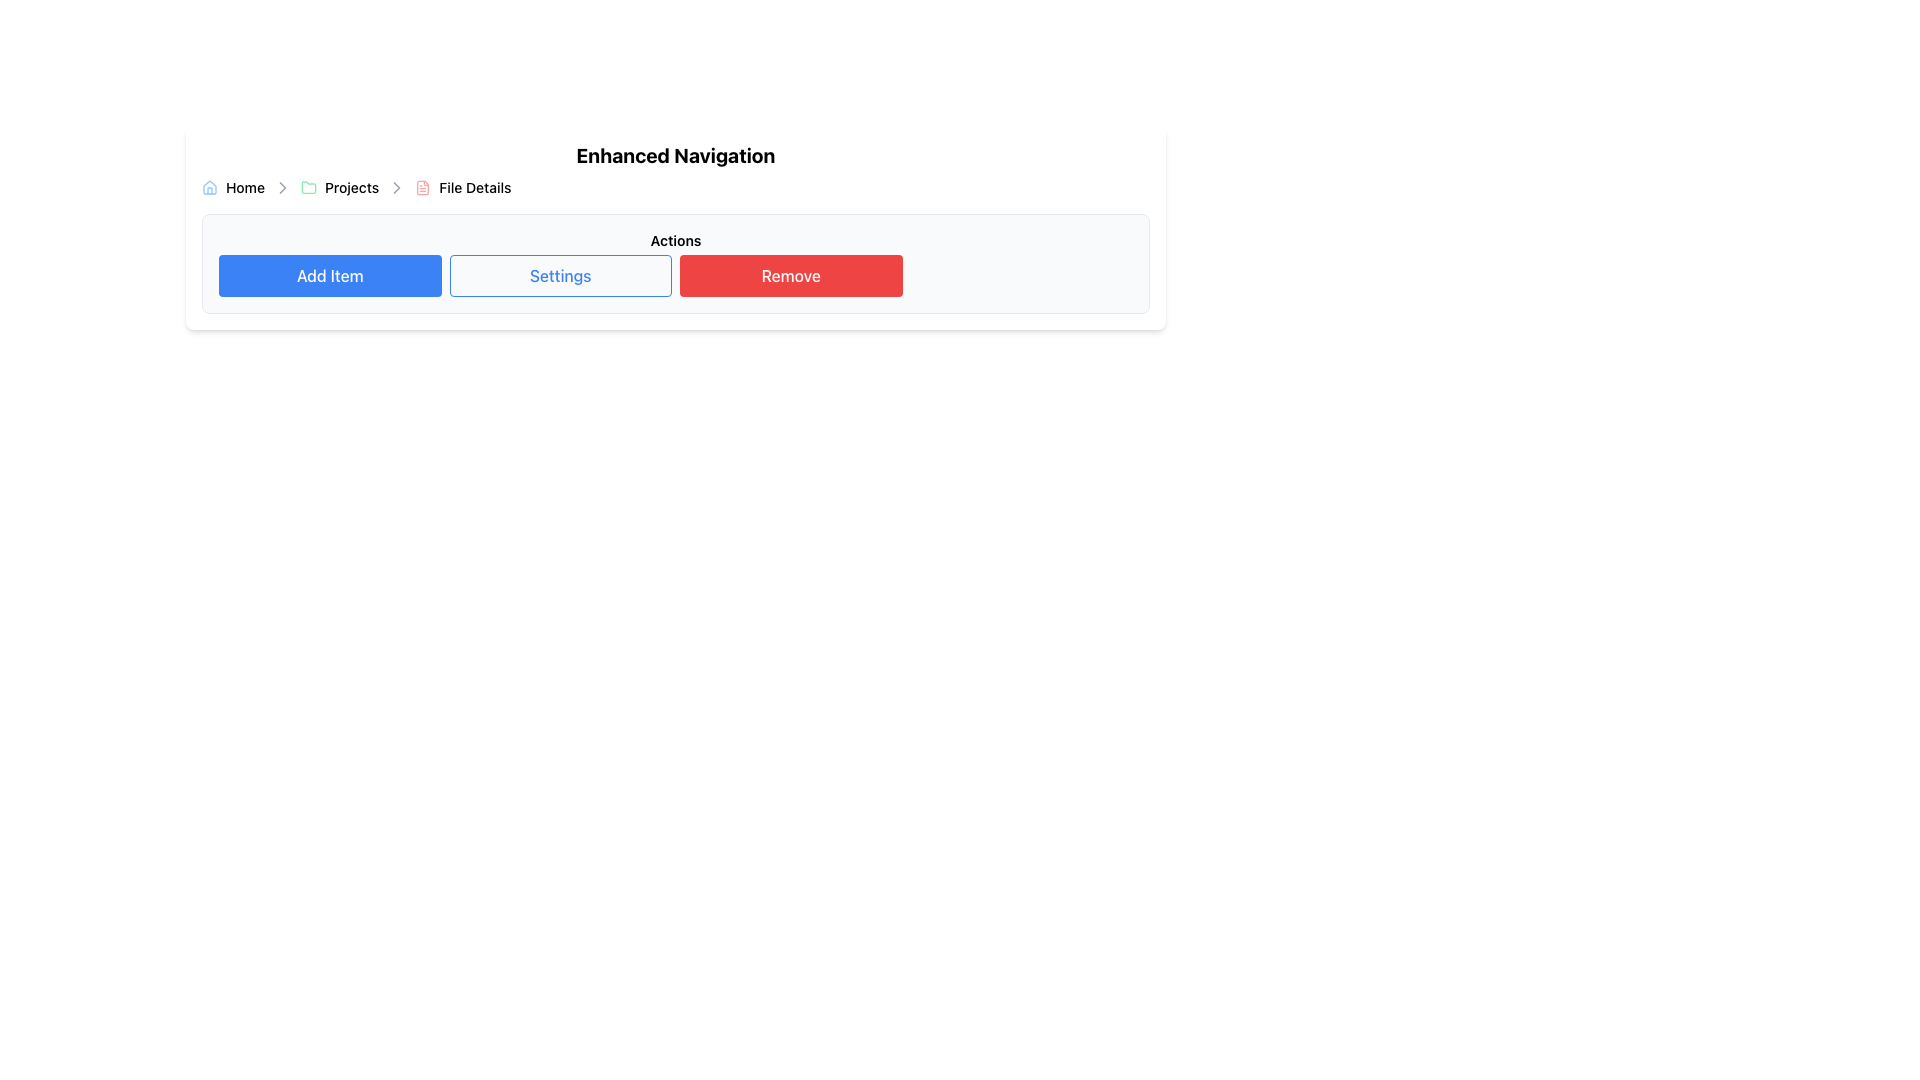 Image resolution: width=1920 pixels, height=1080 pixels. Describe the element at coordinates (352, 188) in the screenshot. I see `the text label displaying 'Projects' in the navigation breadcrumb bar, which is positioned between a folder-shaped icon and another navigation component` at that location.